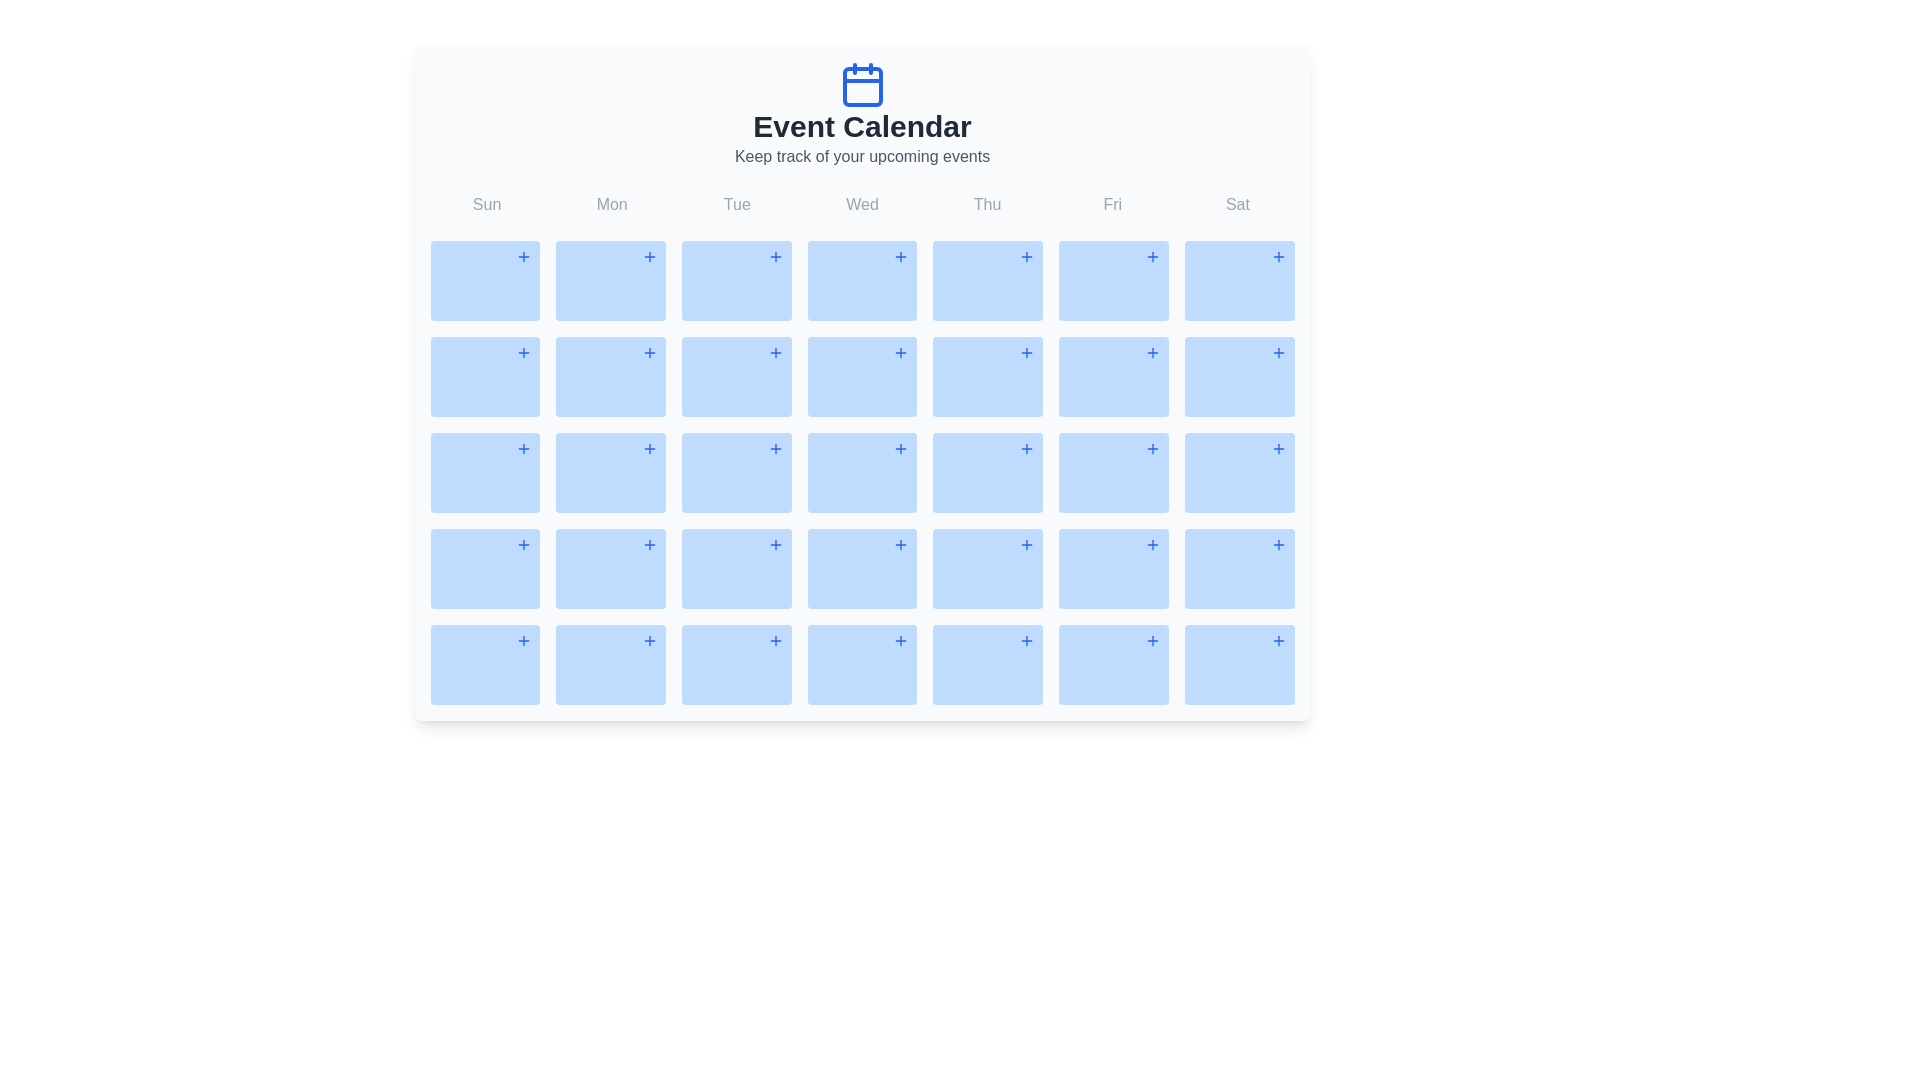 This screenshot has height=1080, width=1920. I want to click on the interactive icon (Plus Sign) located at the upper-right corner of the last cell in the fifth row of the calendar grid, so click(524, 640).